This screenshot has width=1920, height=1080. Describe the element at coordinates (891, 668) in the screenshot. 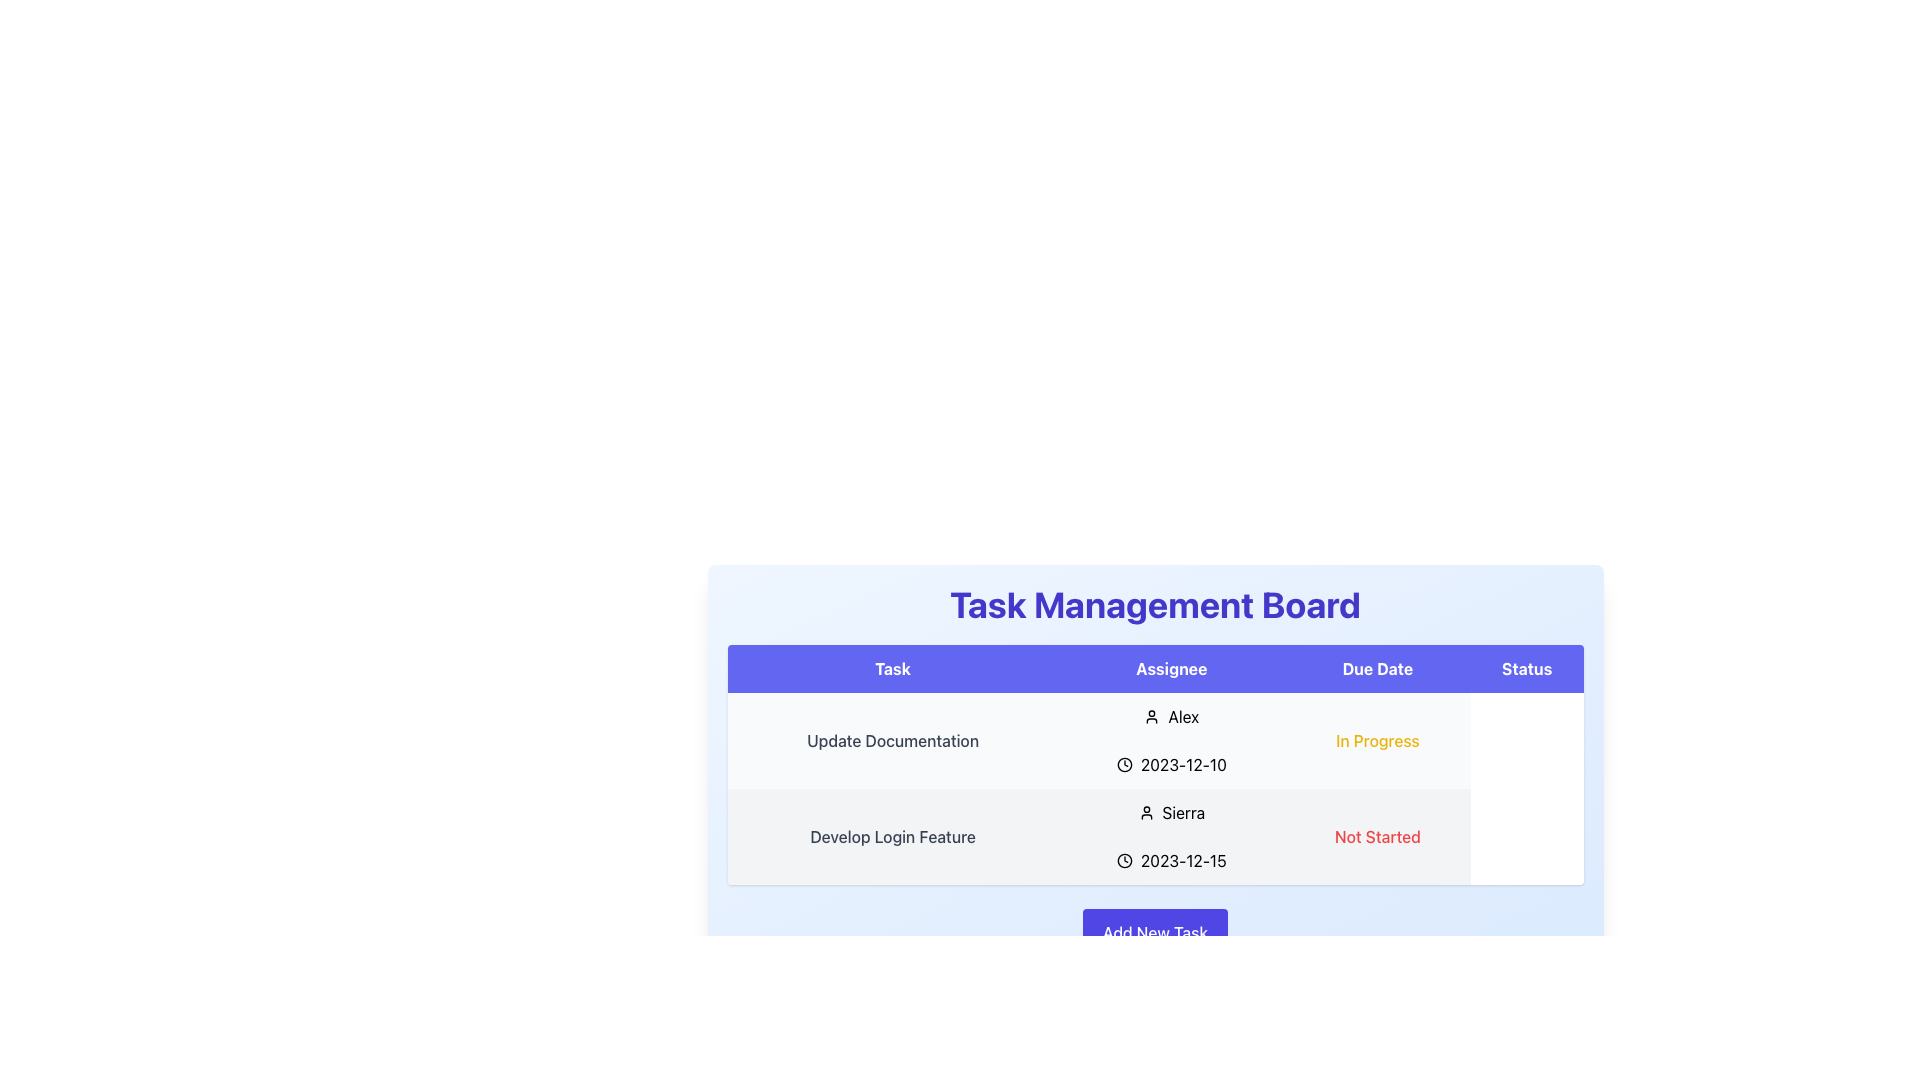

I see `the 'Task' text label with a purple background, which is the first column header in the task management table` at that location.